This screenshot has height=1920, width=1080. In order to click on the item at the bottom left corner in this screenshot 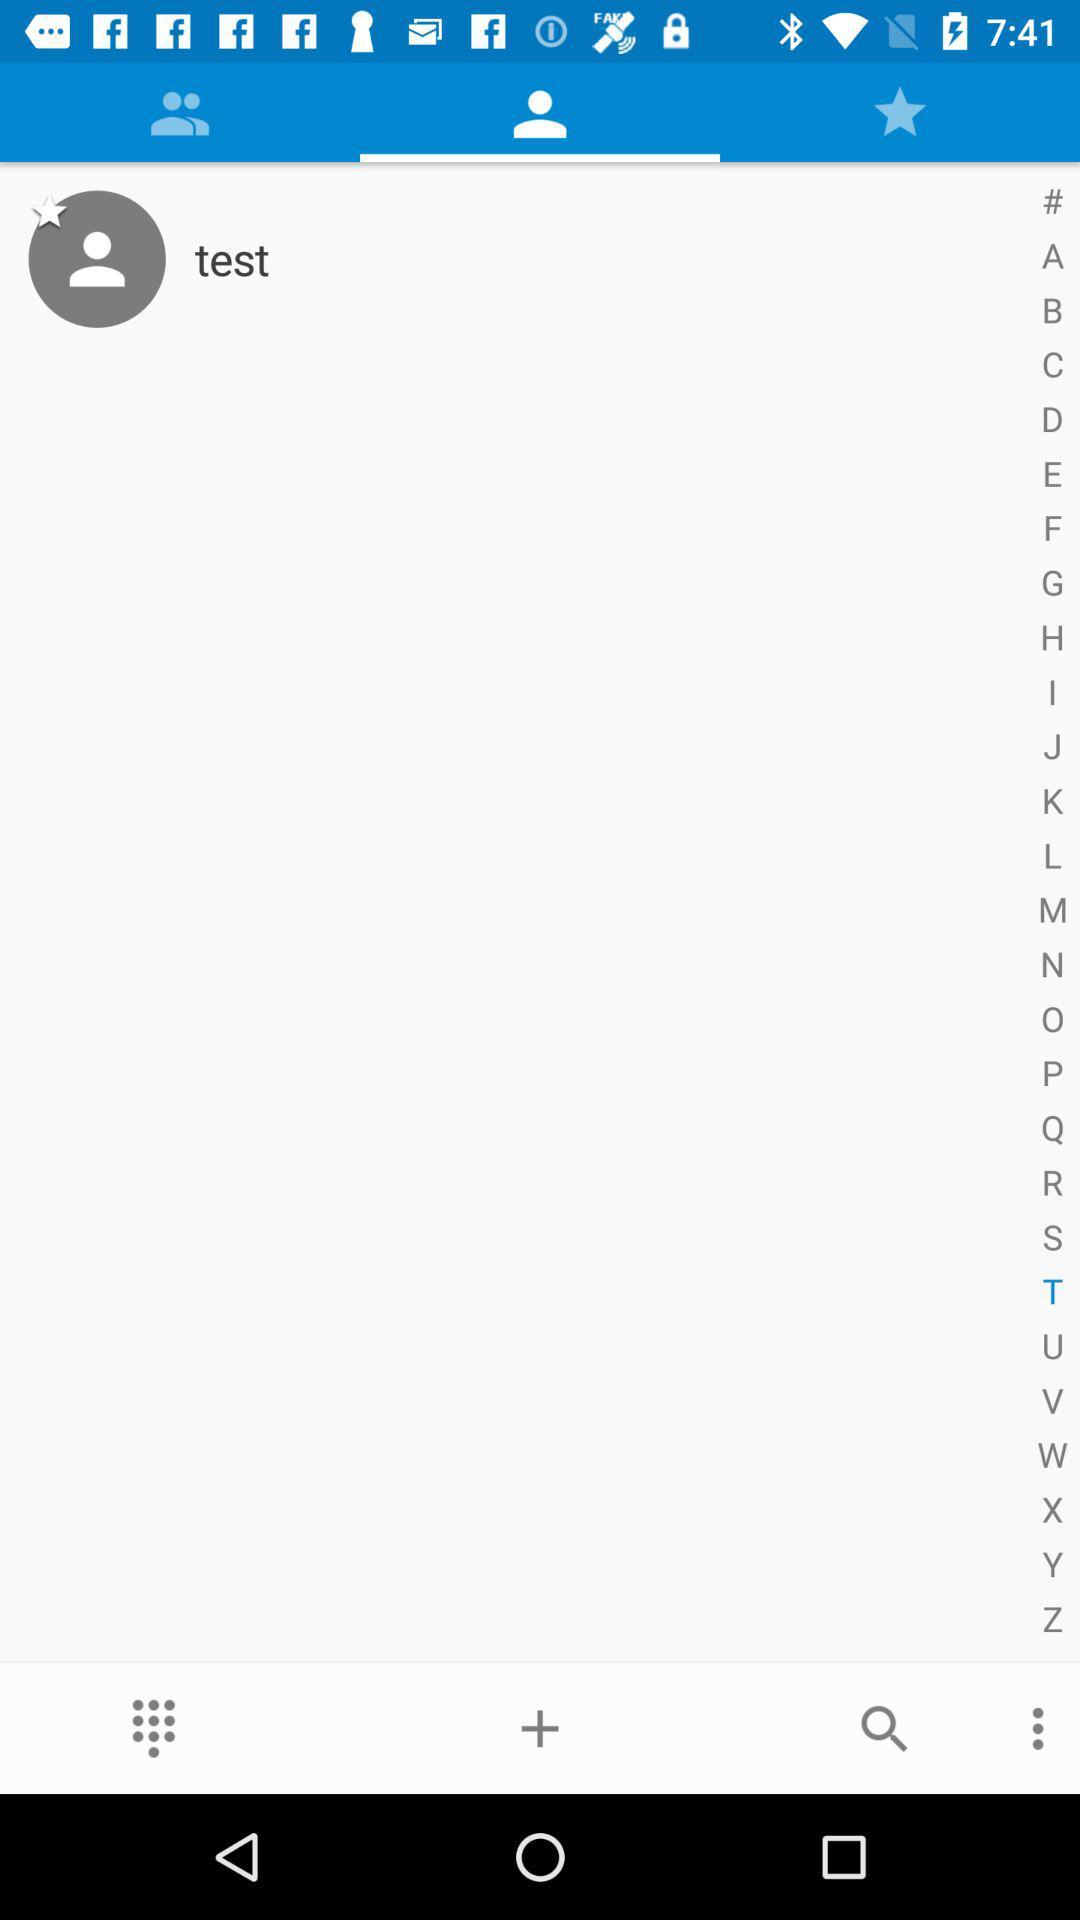, I will do `click(152, 1727)`.